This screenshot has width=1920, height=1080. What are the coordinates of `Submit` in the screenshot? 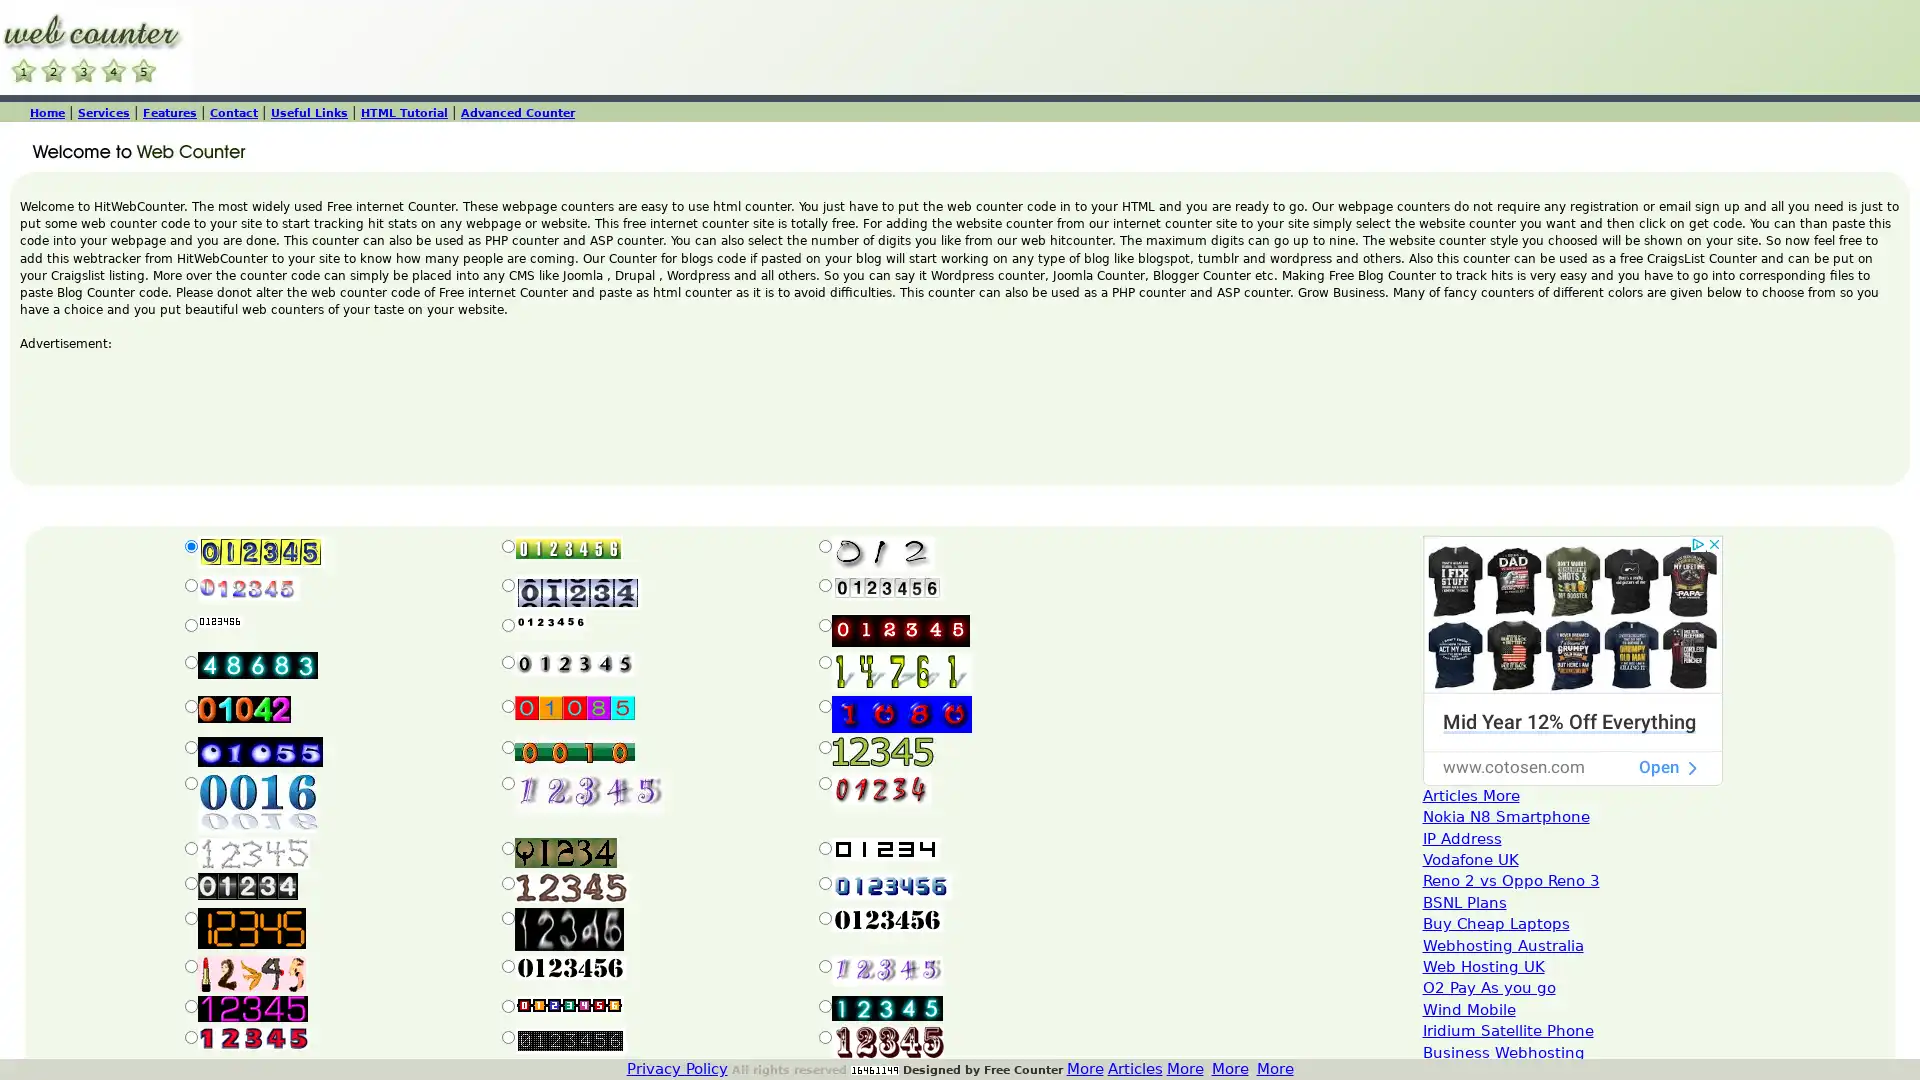 It's located at (890, 885).